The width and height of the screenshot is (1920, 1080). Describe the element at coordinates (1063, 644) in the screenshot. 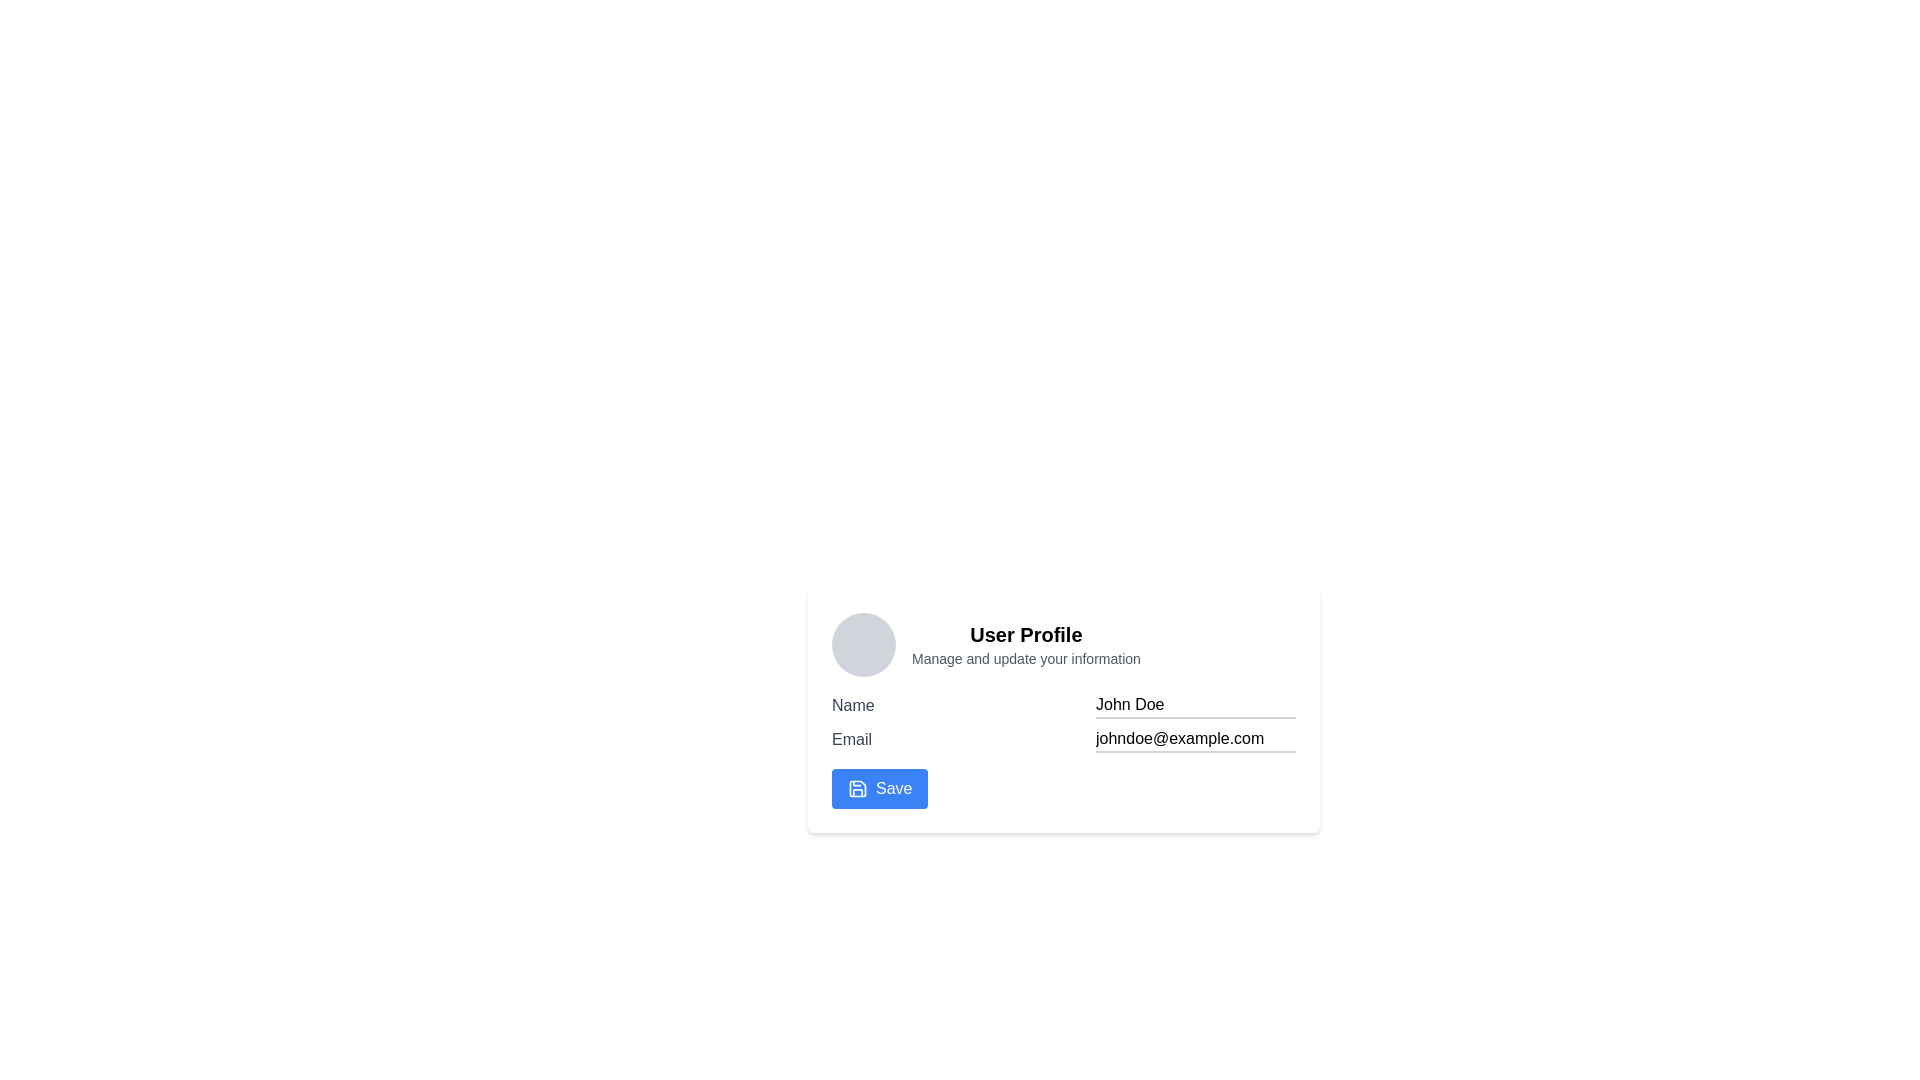

I see `title or description from the header that contains profile details and image placeholder, located at the top of the profile management section` at that location.